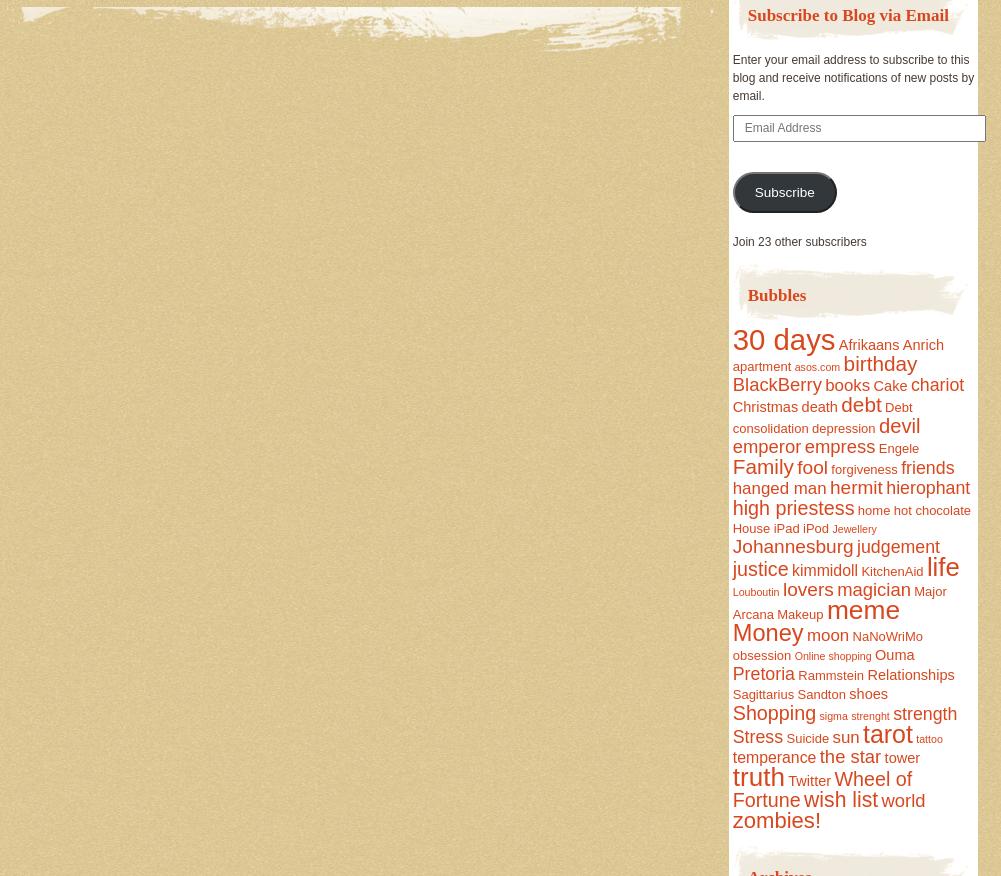 Image resolution: width=1001 pixels, height=876 pixels. What do you see at coordinates (898, 546) in the screenshot?
I see `'judgement'` at bounding box center [898, 546].